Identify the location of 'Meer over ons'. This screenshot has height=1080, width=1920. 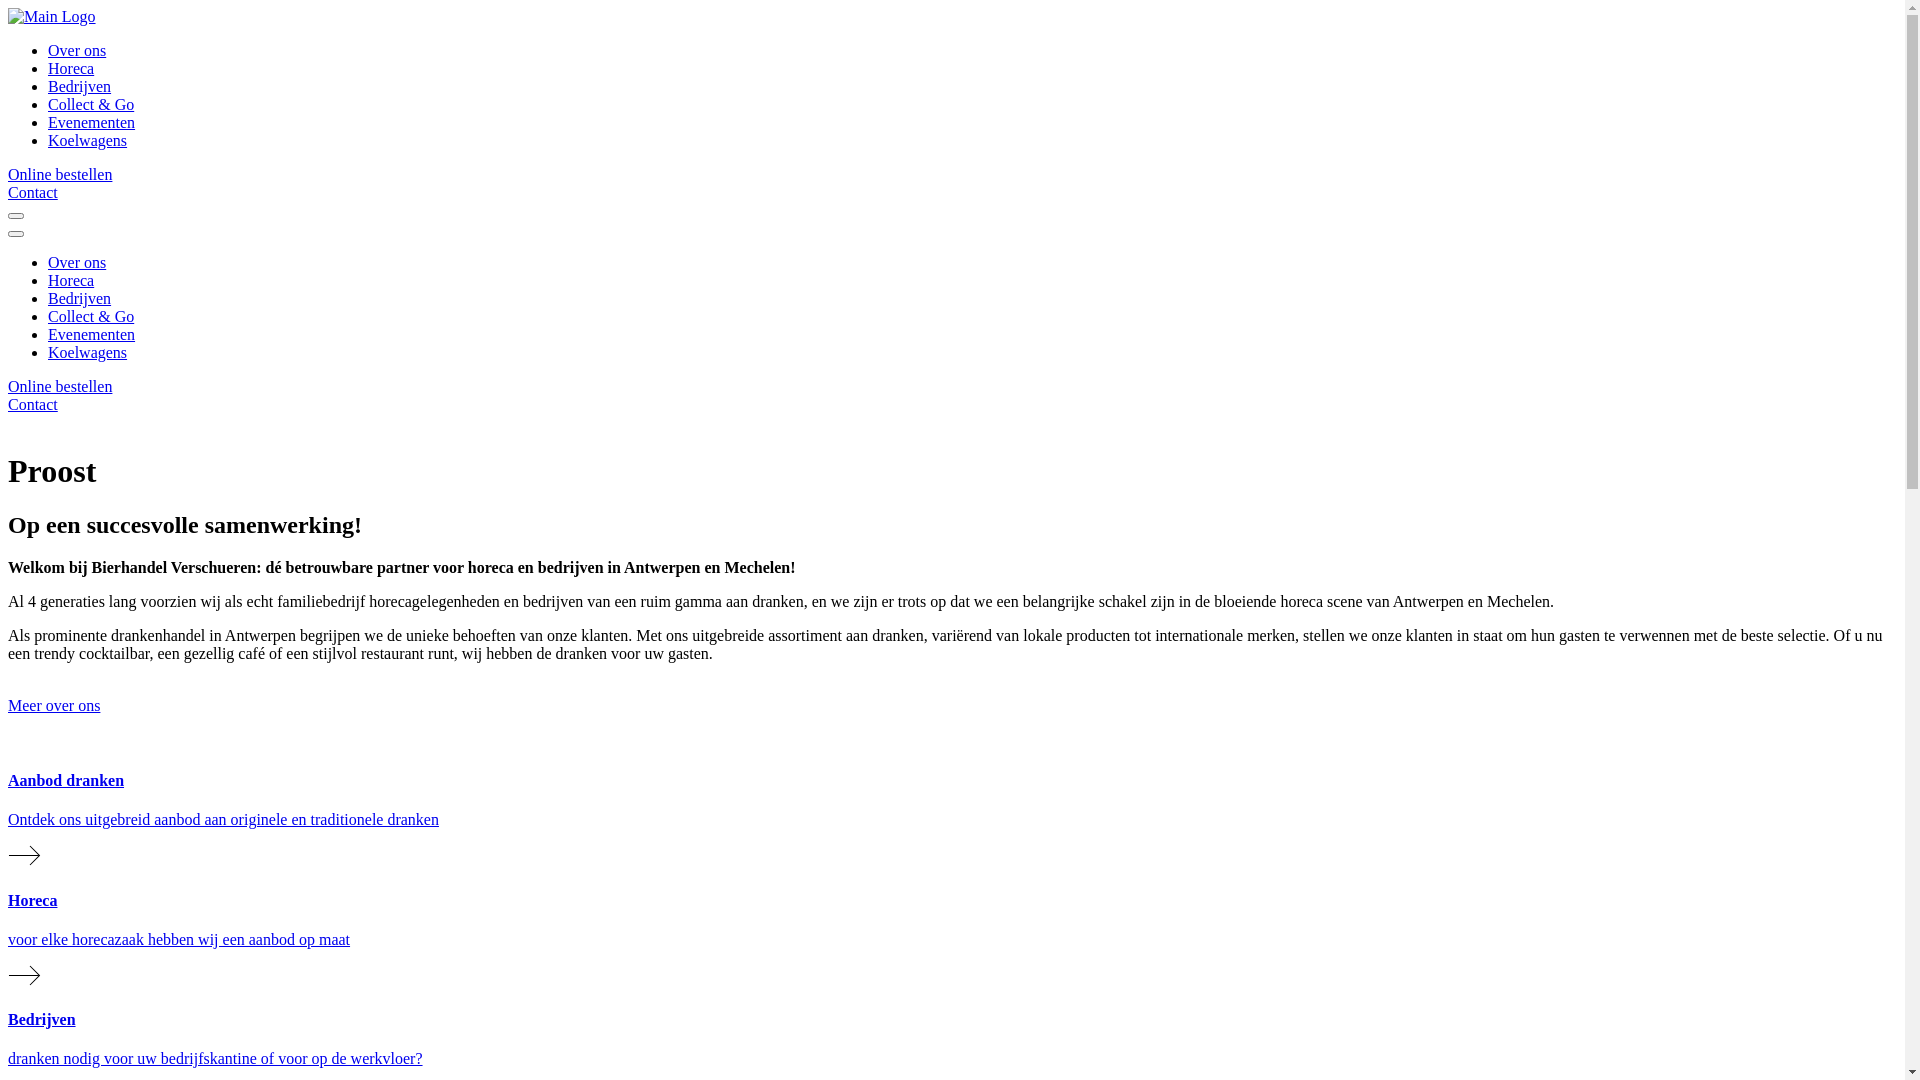
(53, 704).